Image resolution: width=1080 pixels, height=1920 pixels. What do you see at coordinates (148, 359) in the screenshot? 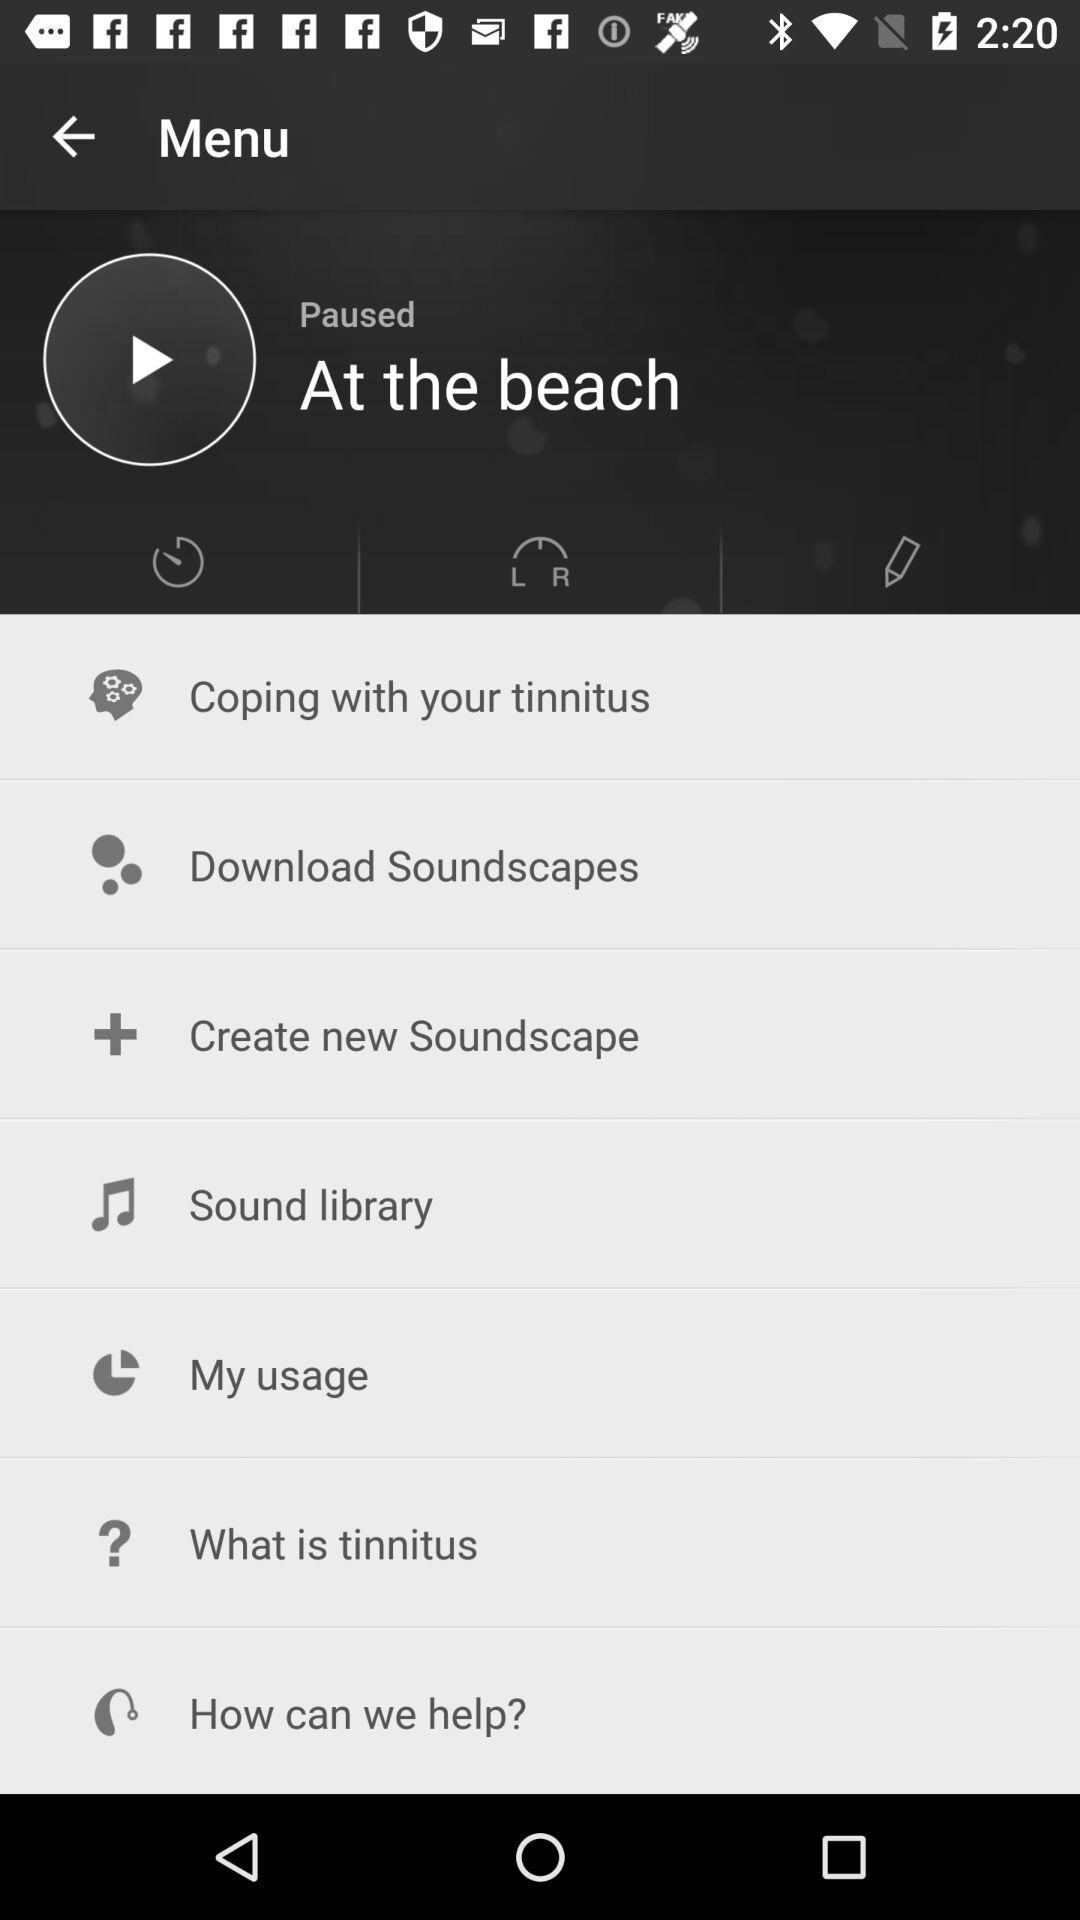
I see `music` at bounding box center [148, 359].